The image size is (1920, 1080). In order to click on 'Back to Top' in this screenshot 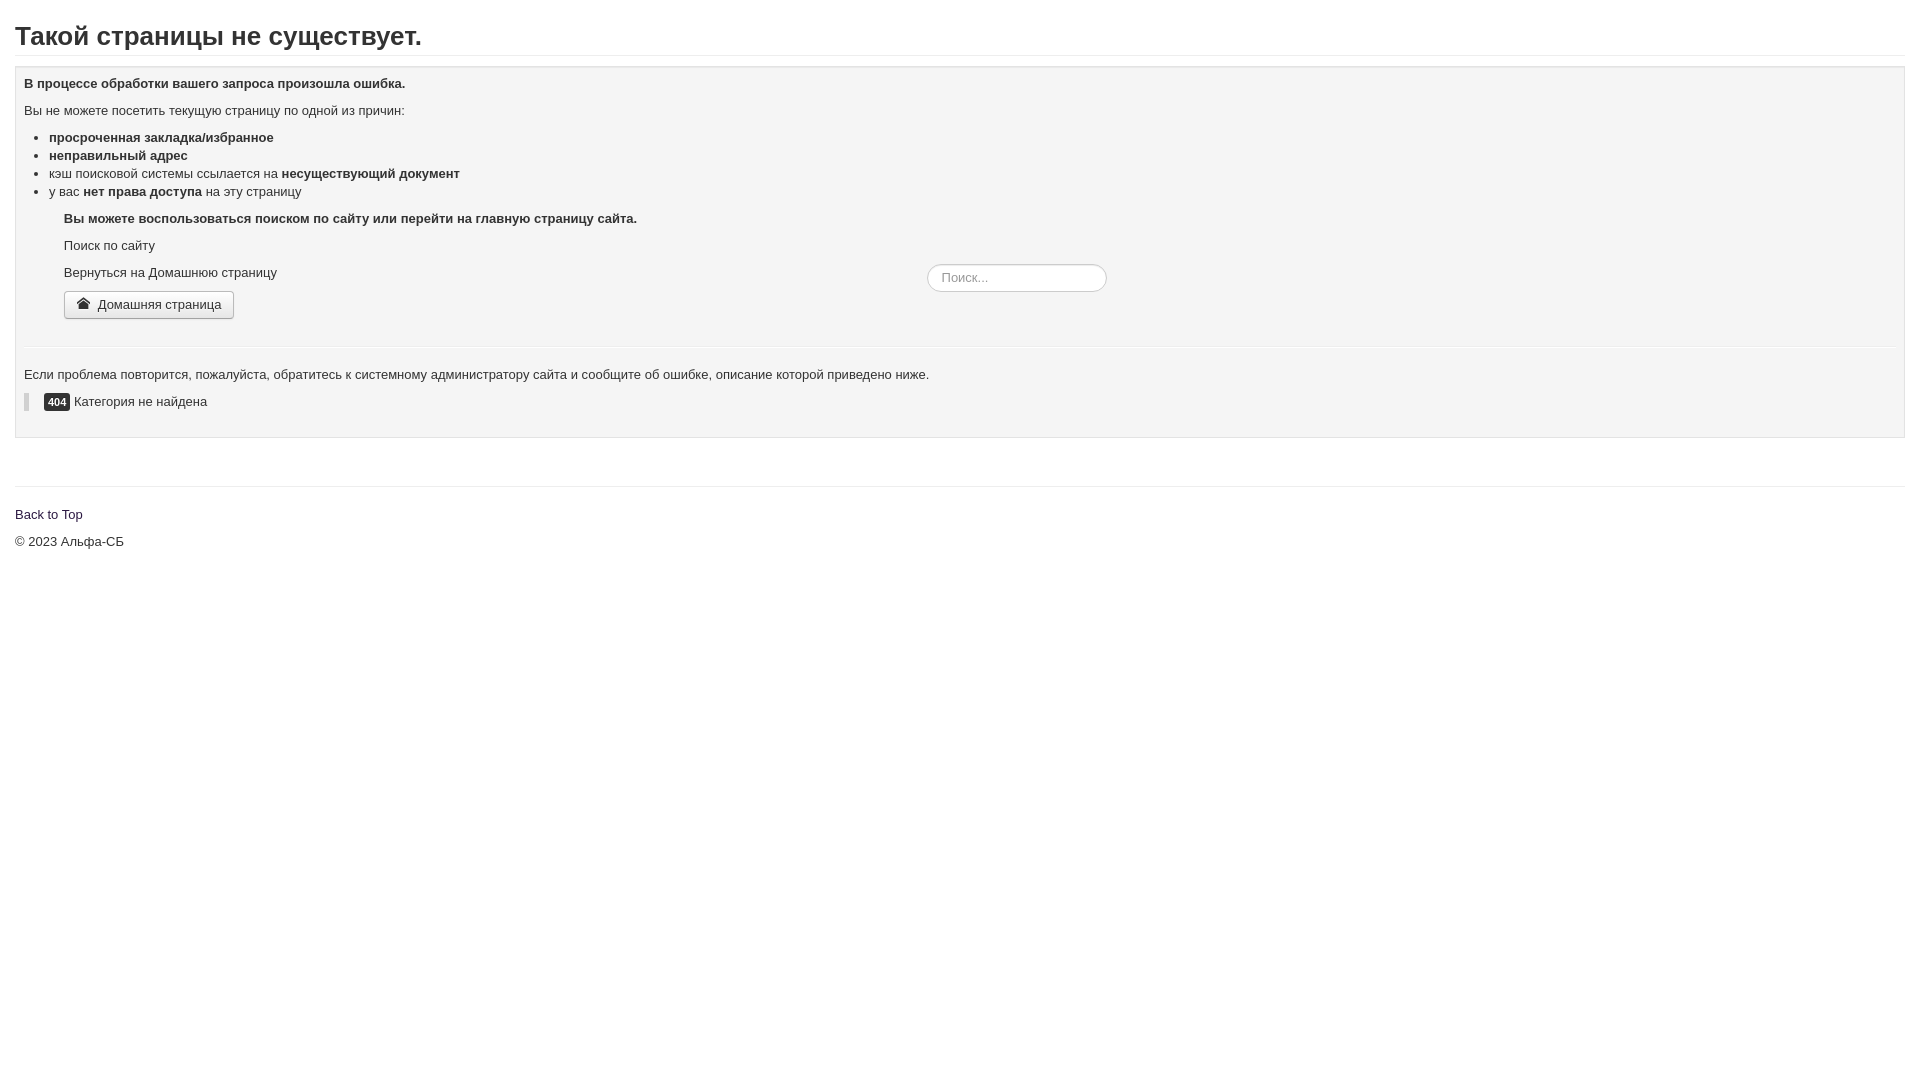, I will do `click(48, 513)`.